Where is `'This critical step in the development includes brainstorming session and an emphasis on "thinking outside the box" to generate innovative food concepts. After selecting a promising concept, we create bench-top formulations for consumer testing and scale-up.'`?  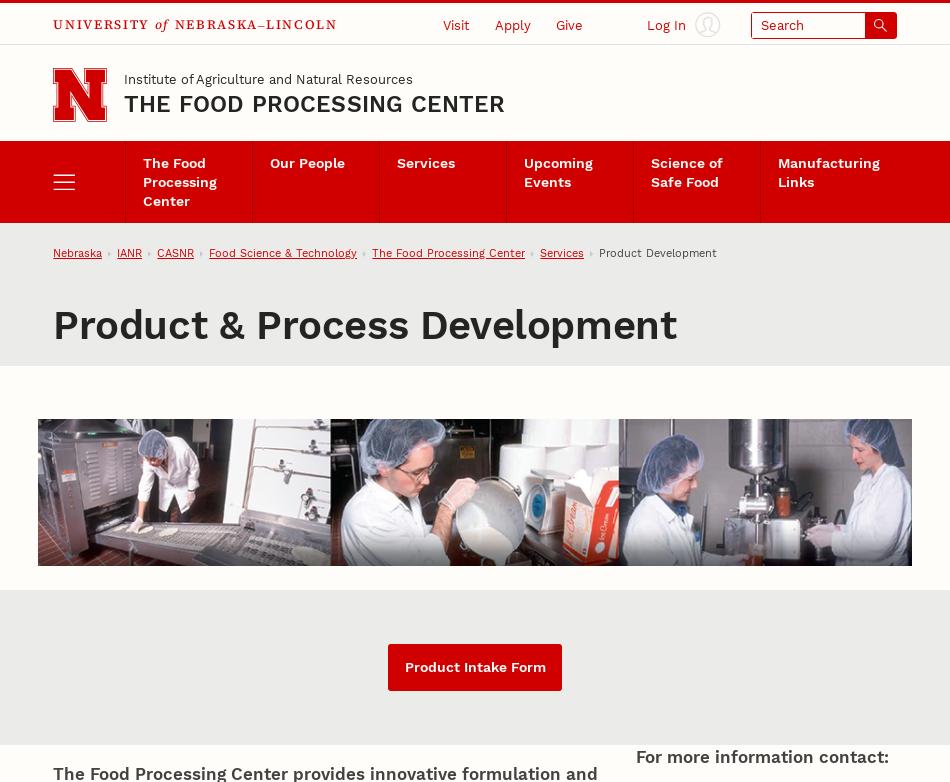 'This critical step in the development includes brainstorming session and an emphasis on "thinking outside the box" to generate innovative food concepts. After selecting a promising concept, we create bench-top formulations for consumer testing and scale-up.' is located at coordinates (318, 684).